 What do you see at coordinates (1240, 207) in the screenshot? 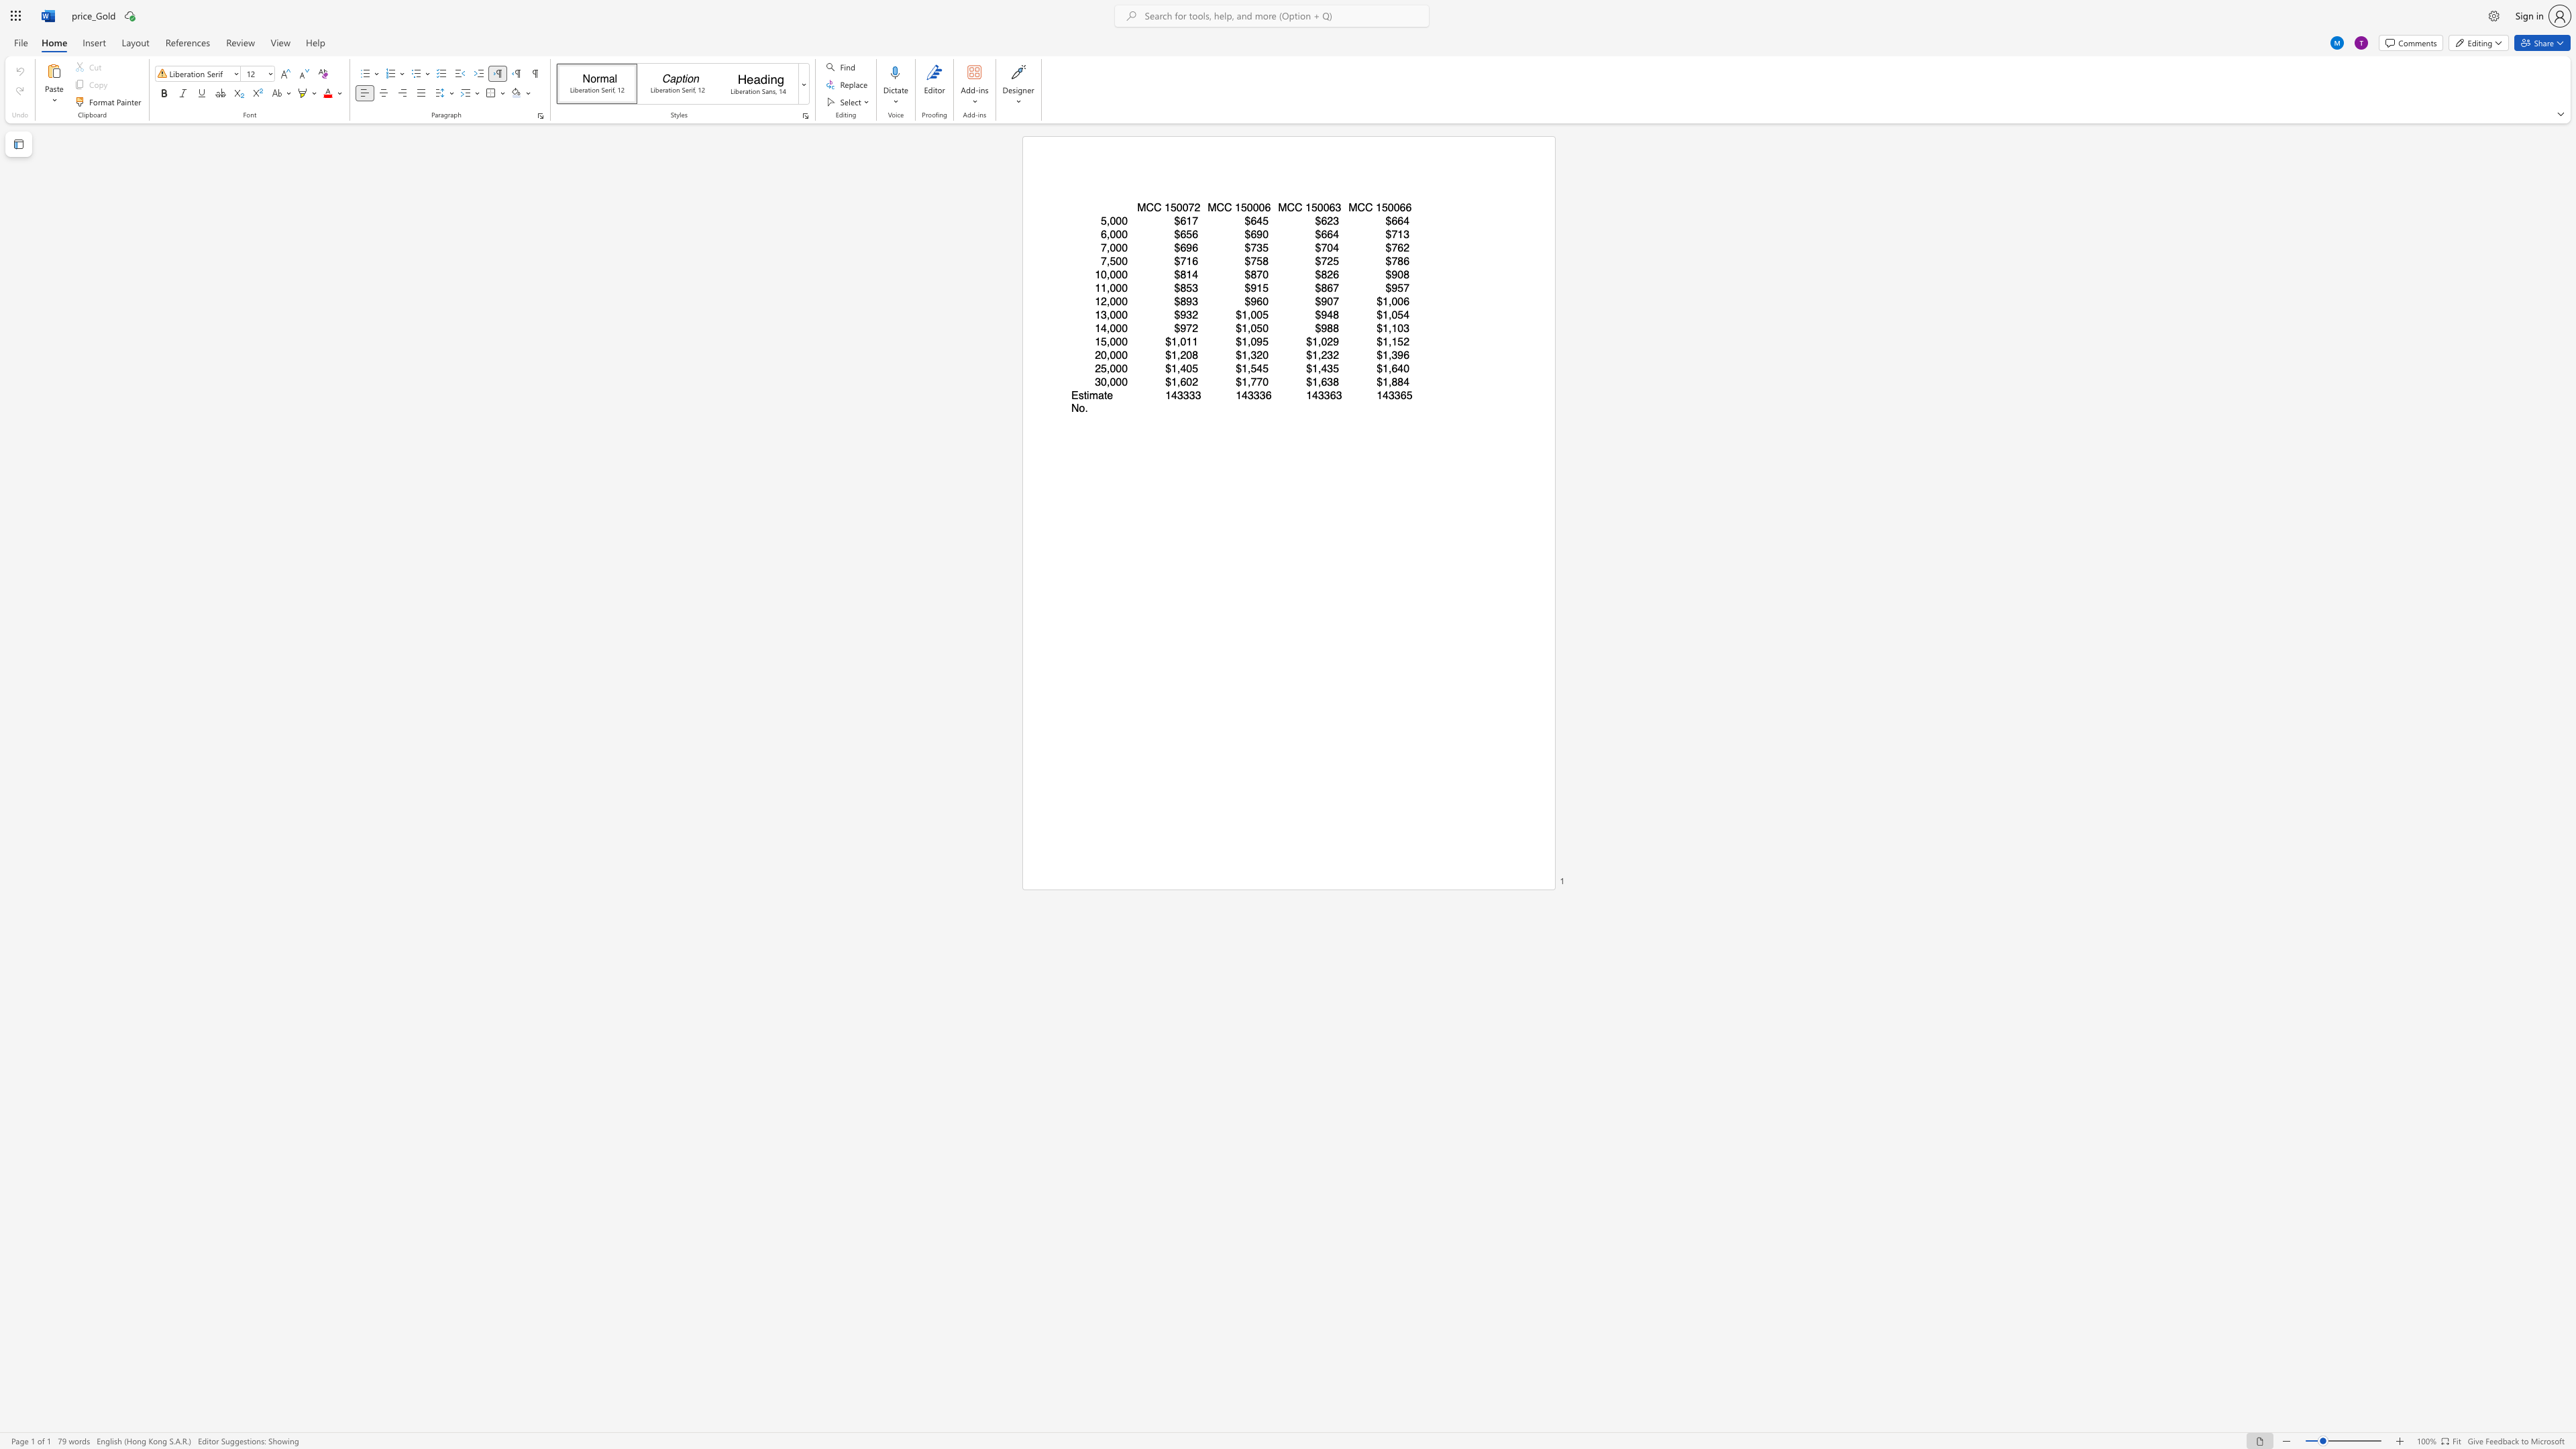
I see `the subset text "50006" within the text "MCC 150006"` at bounding box center [1240, 207].